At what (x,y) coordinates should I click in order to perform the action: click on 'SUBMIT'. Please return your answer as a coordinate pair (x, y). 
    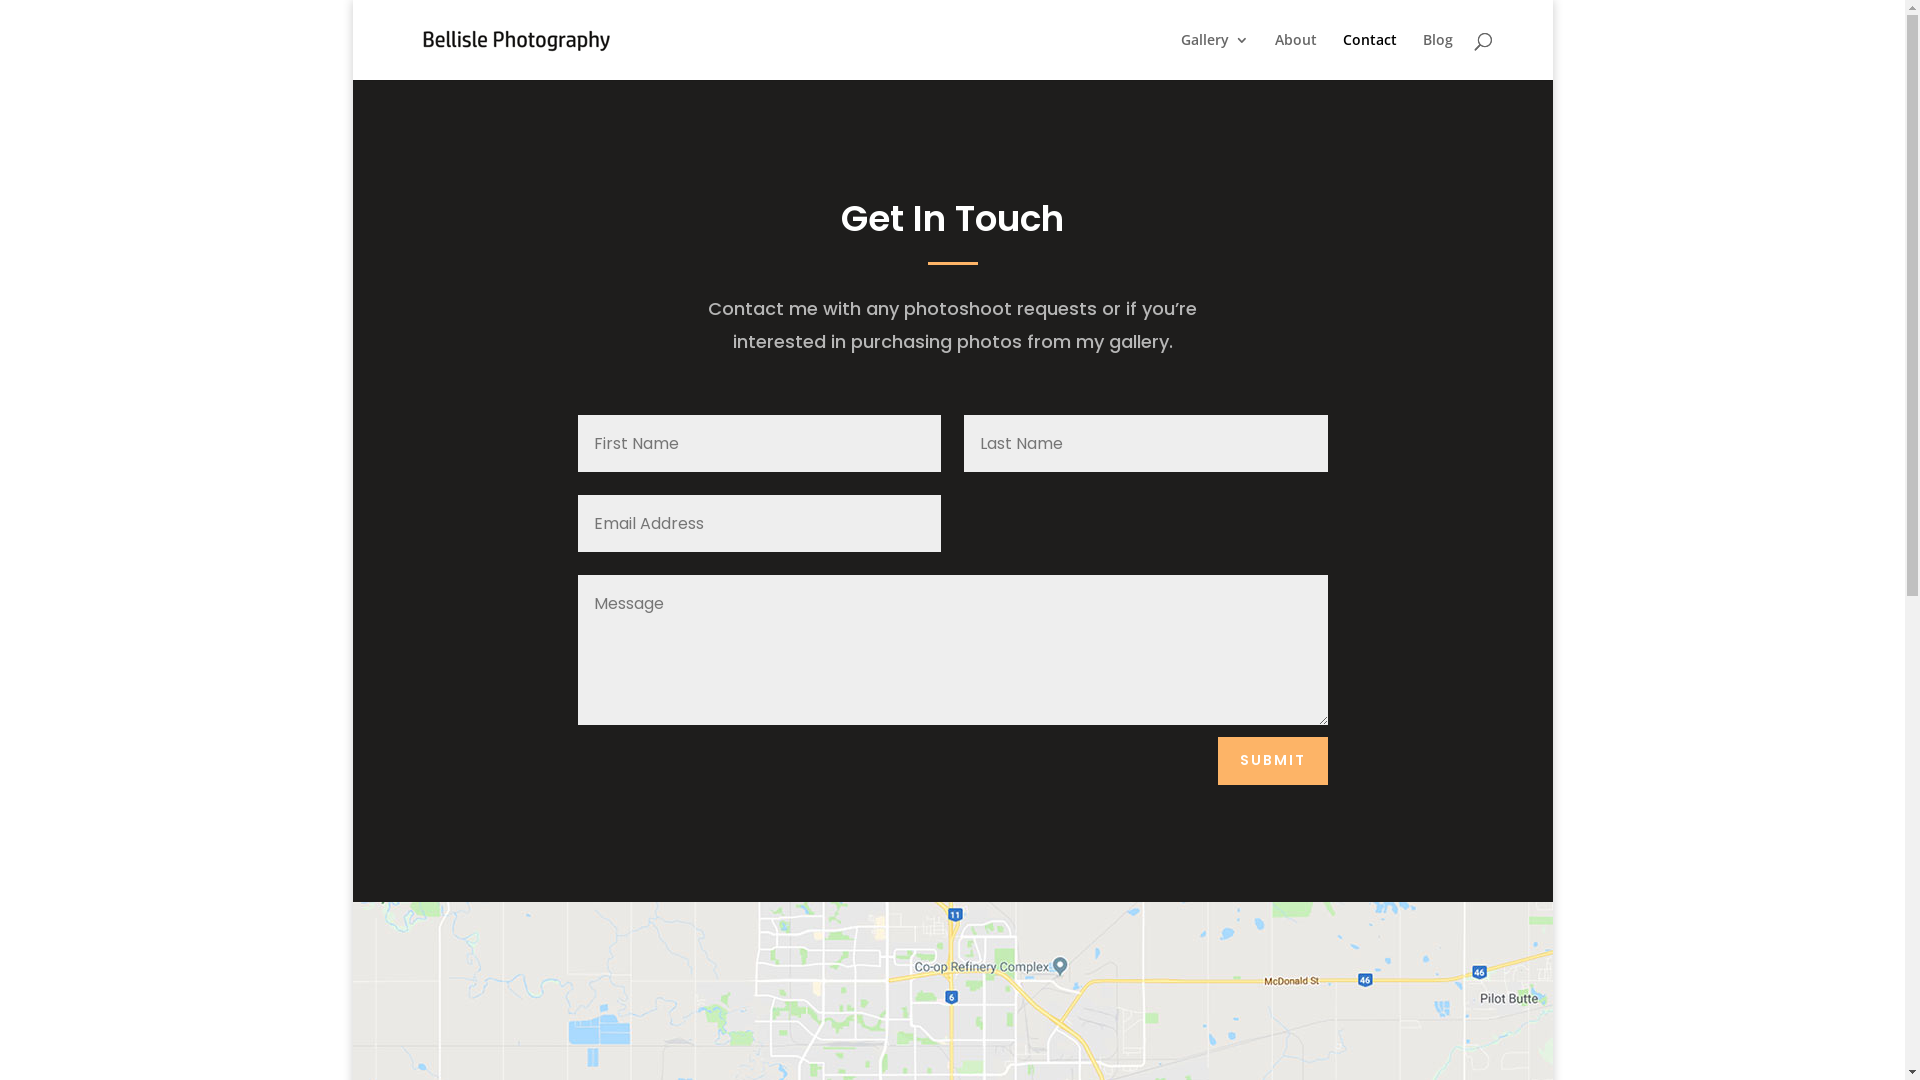
    Looking at the image, I should click on (1217, 760).